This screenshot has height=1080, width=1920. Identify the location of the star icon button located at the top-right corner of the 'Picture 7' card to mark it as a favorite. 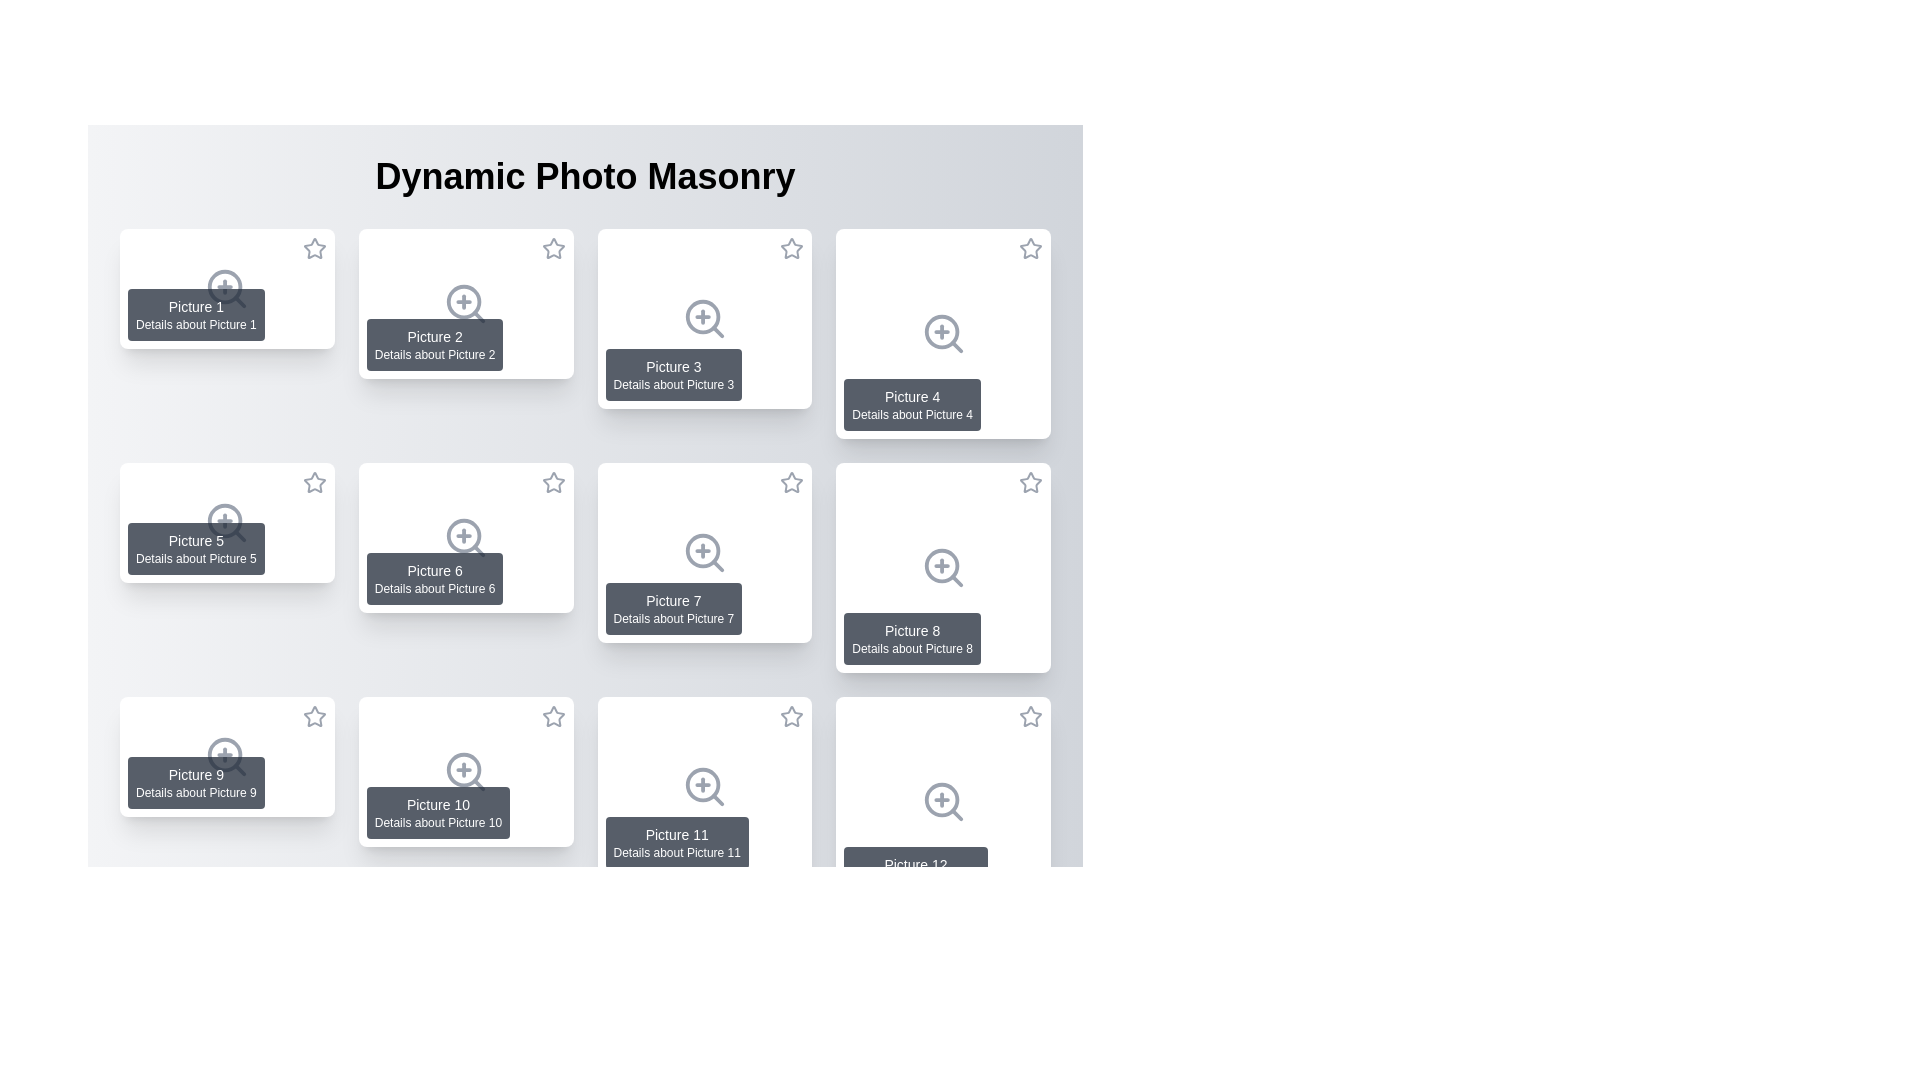
(791, 482).